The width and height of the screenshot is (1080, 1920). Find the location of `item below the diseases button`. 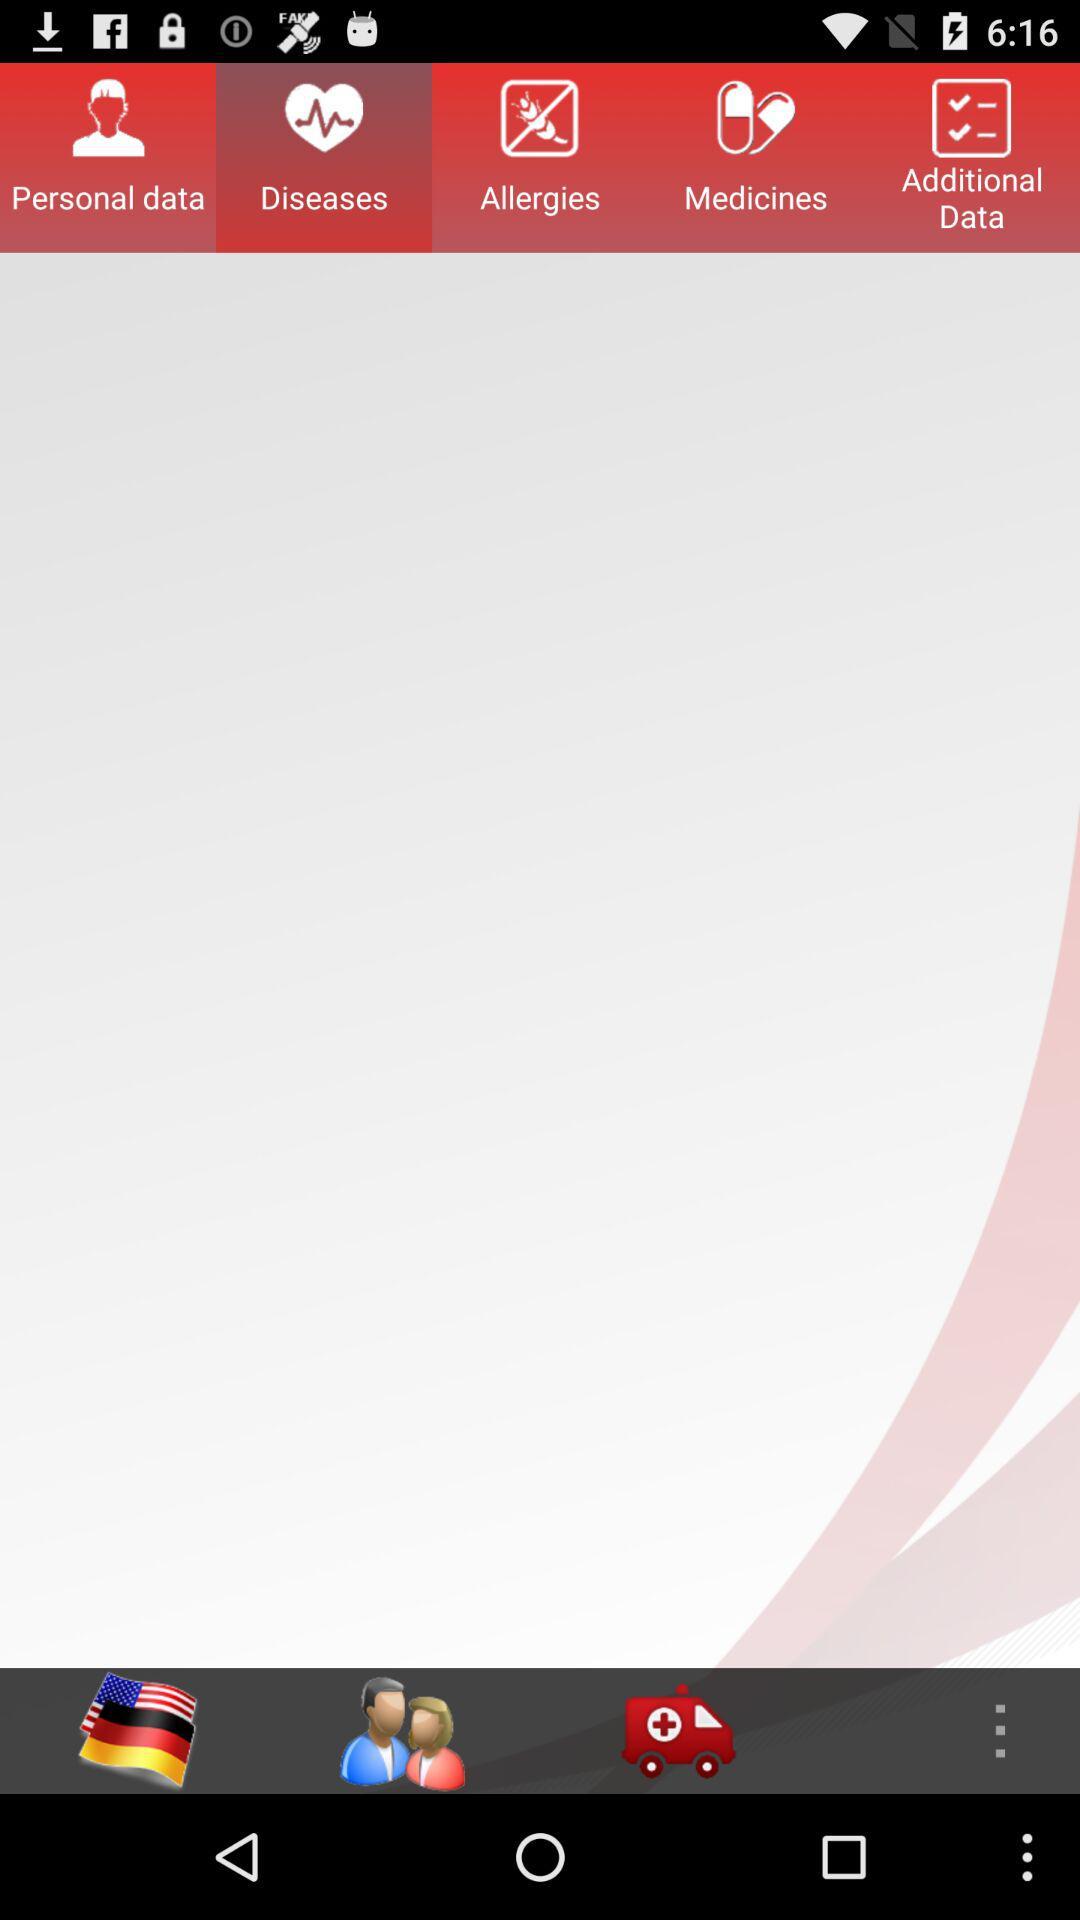

item below the diseases button is located at coordinates (401, 1730).